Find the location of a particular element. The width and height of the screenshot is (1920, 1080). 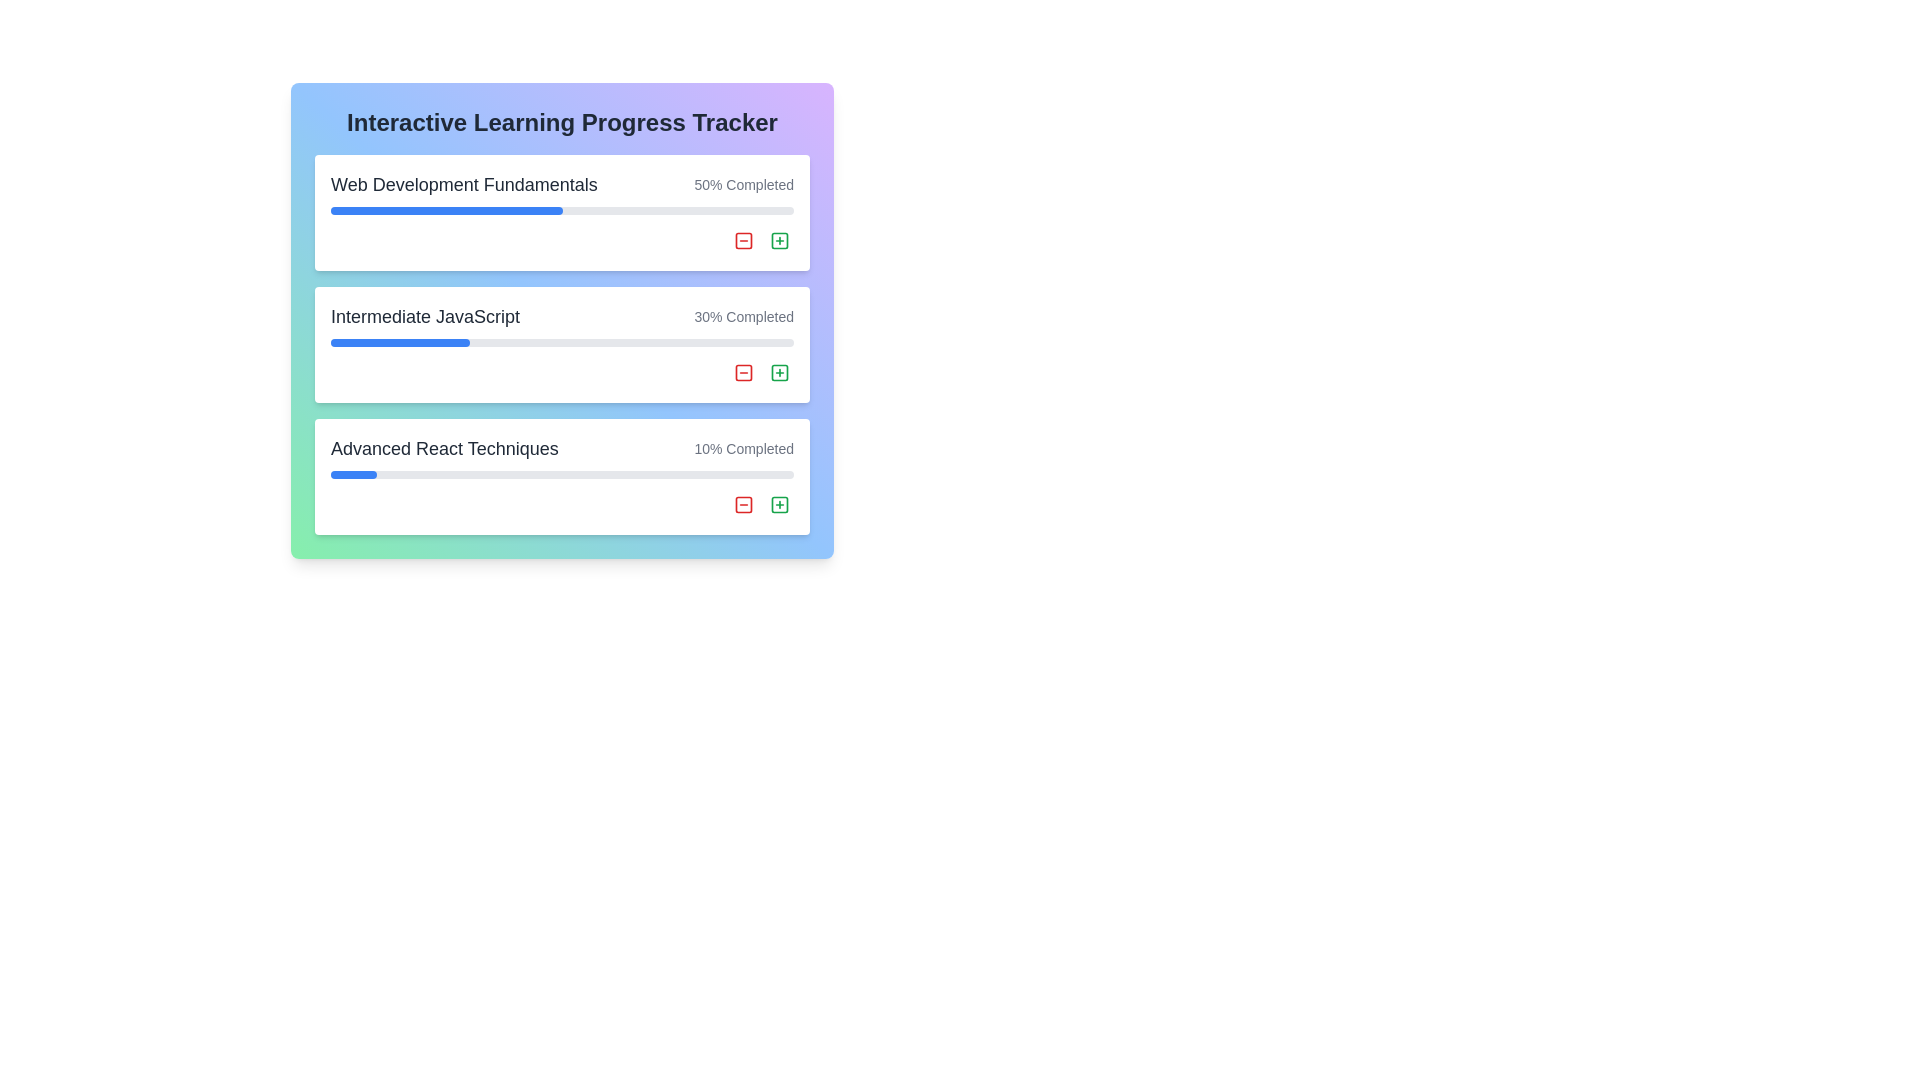

the 'remove' or 'delete' icon located to the right of the progress bar for the 'Intermediate JavaScript' entry is located at coordinates (743, 373).